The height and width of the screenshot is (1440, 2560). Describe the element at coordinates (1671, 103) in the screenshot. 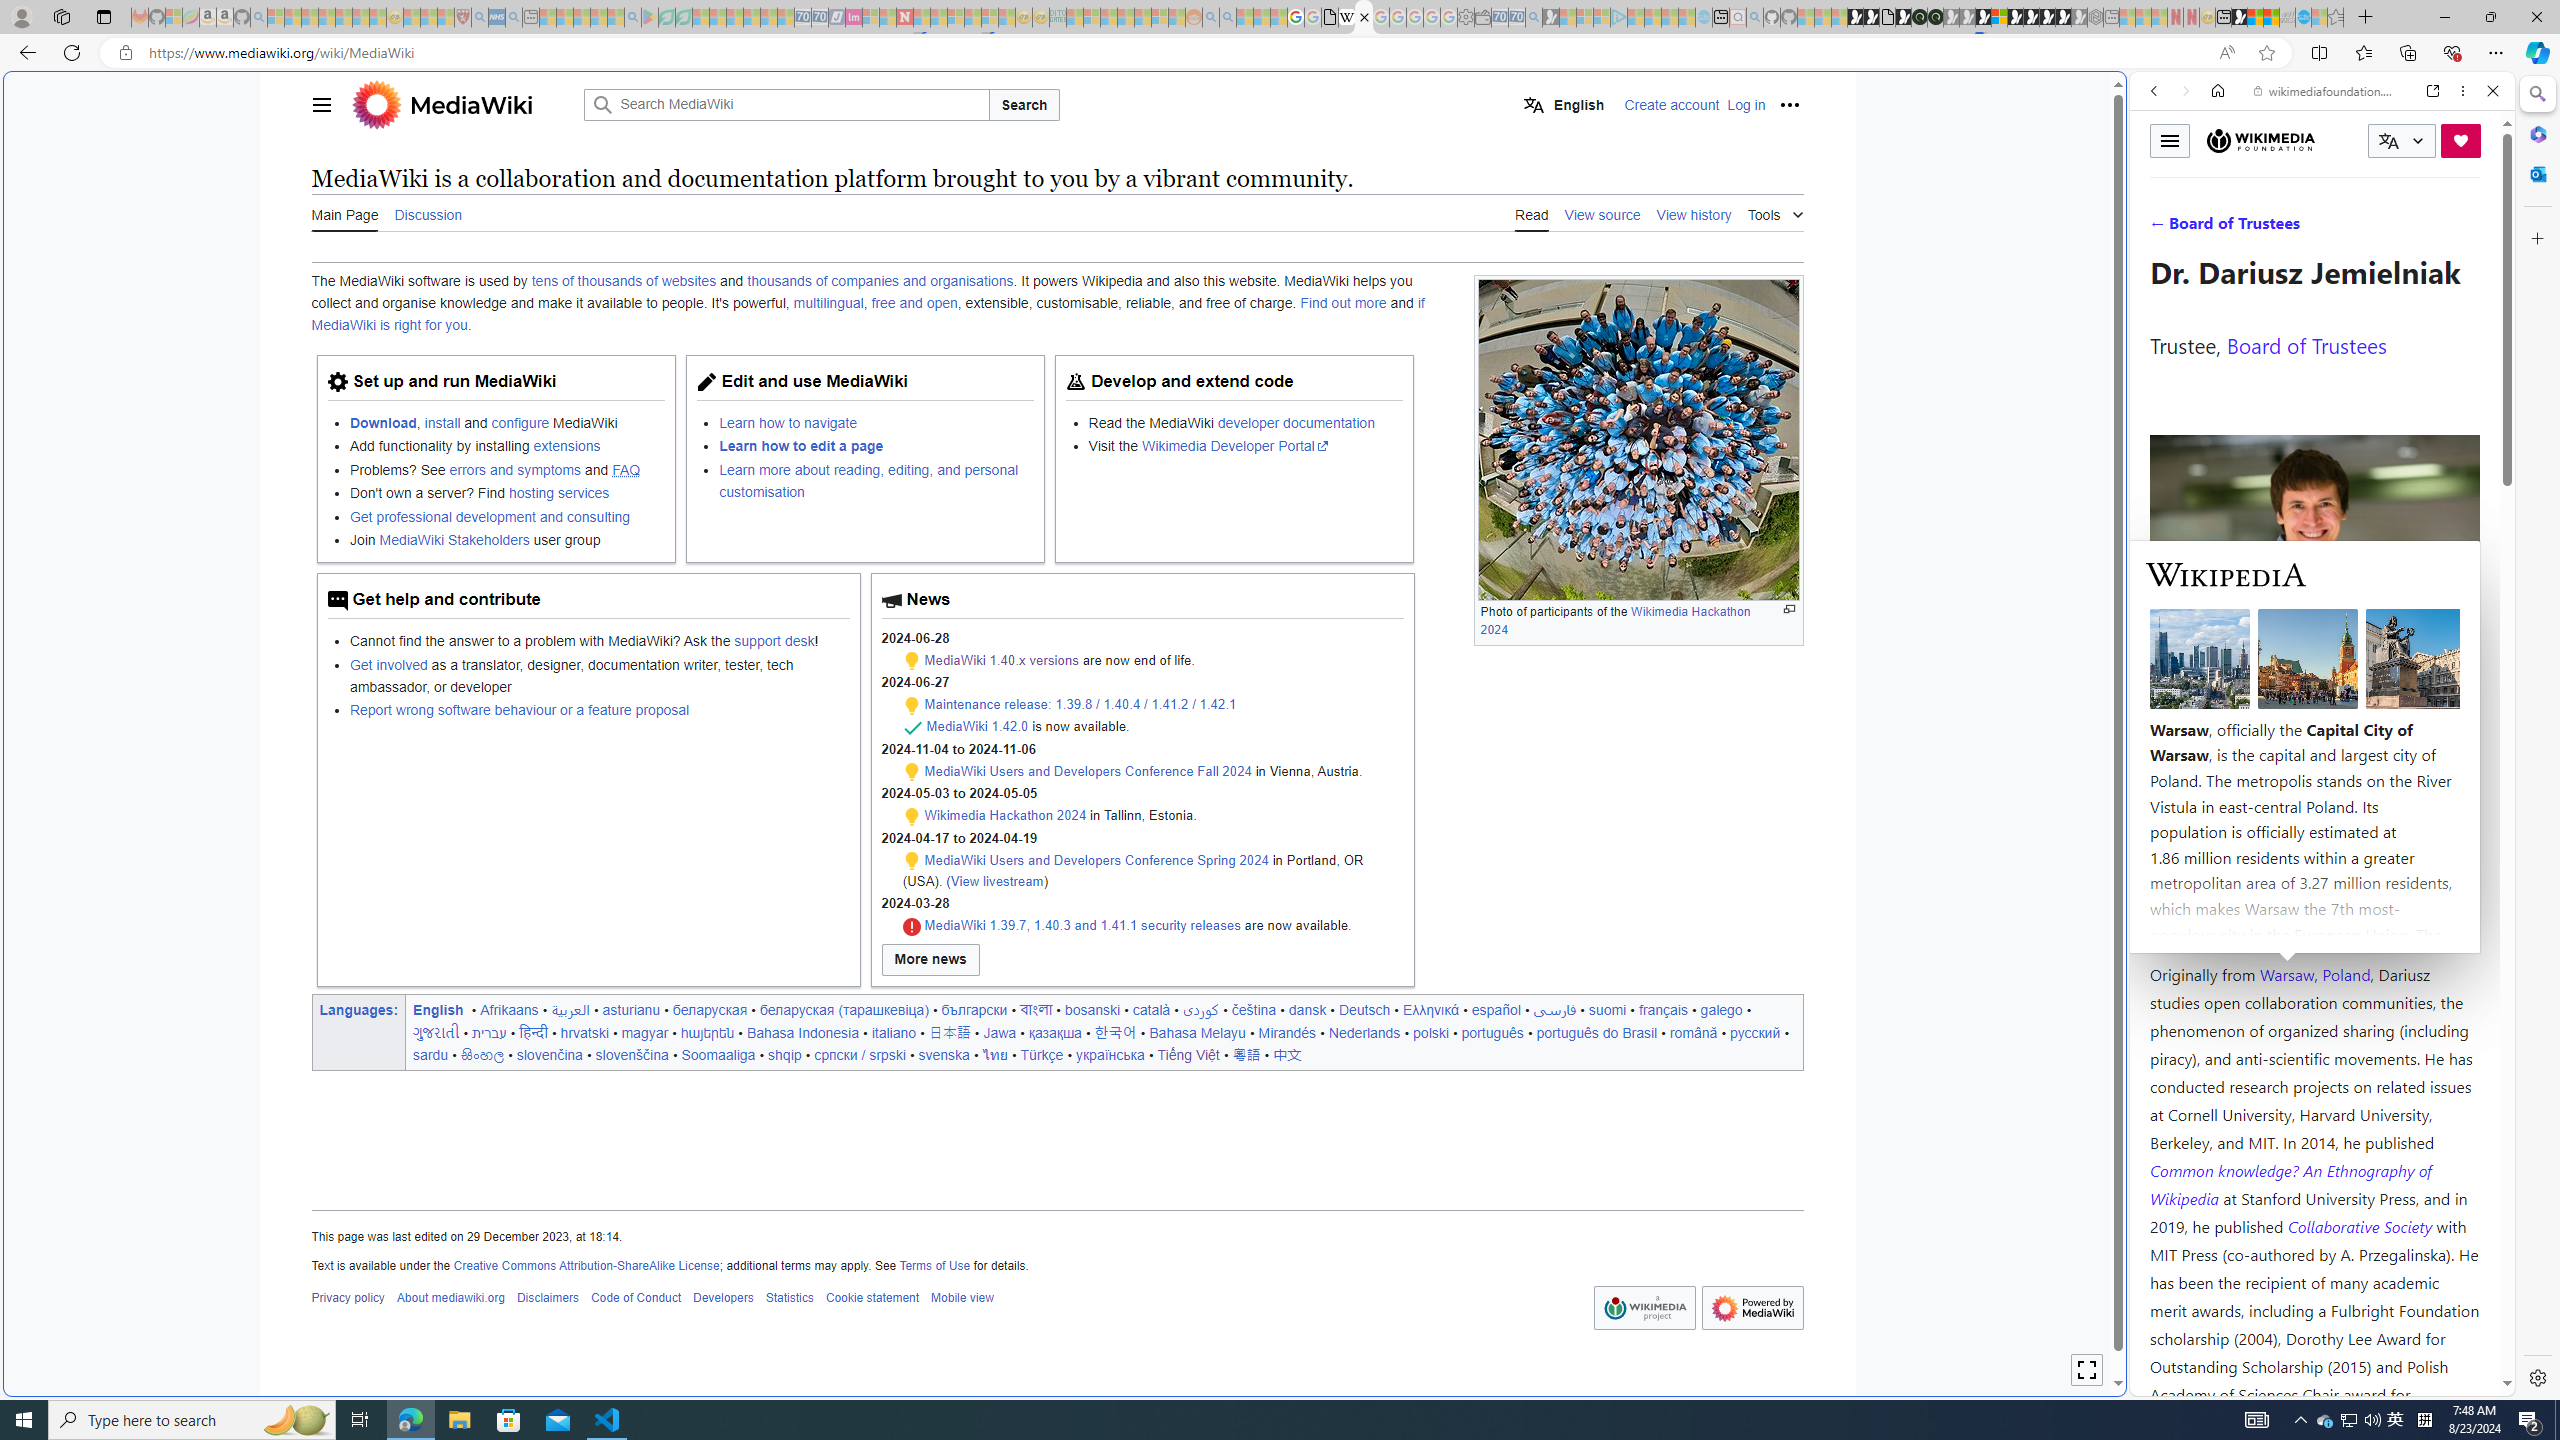

I see `'Create account'` at that location.